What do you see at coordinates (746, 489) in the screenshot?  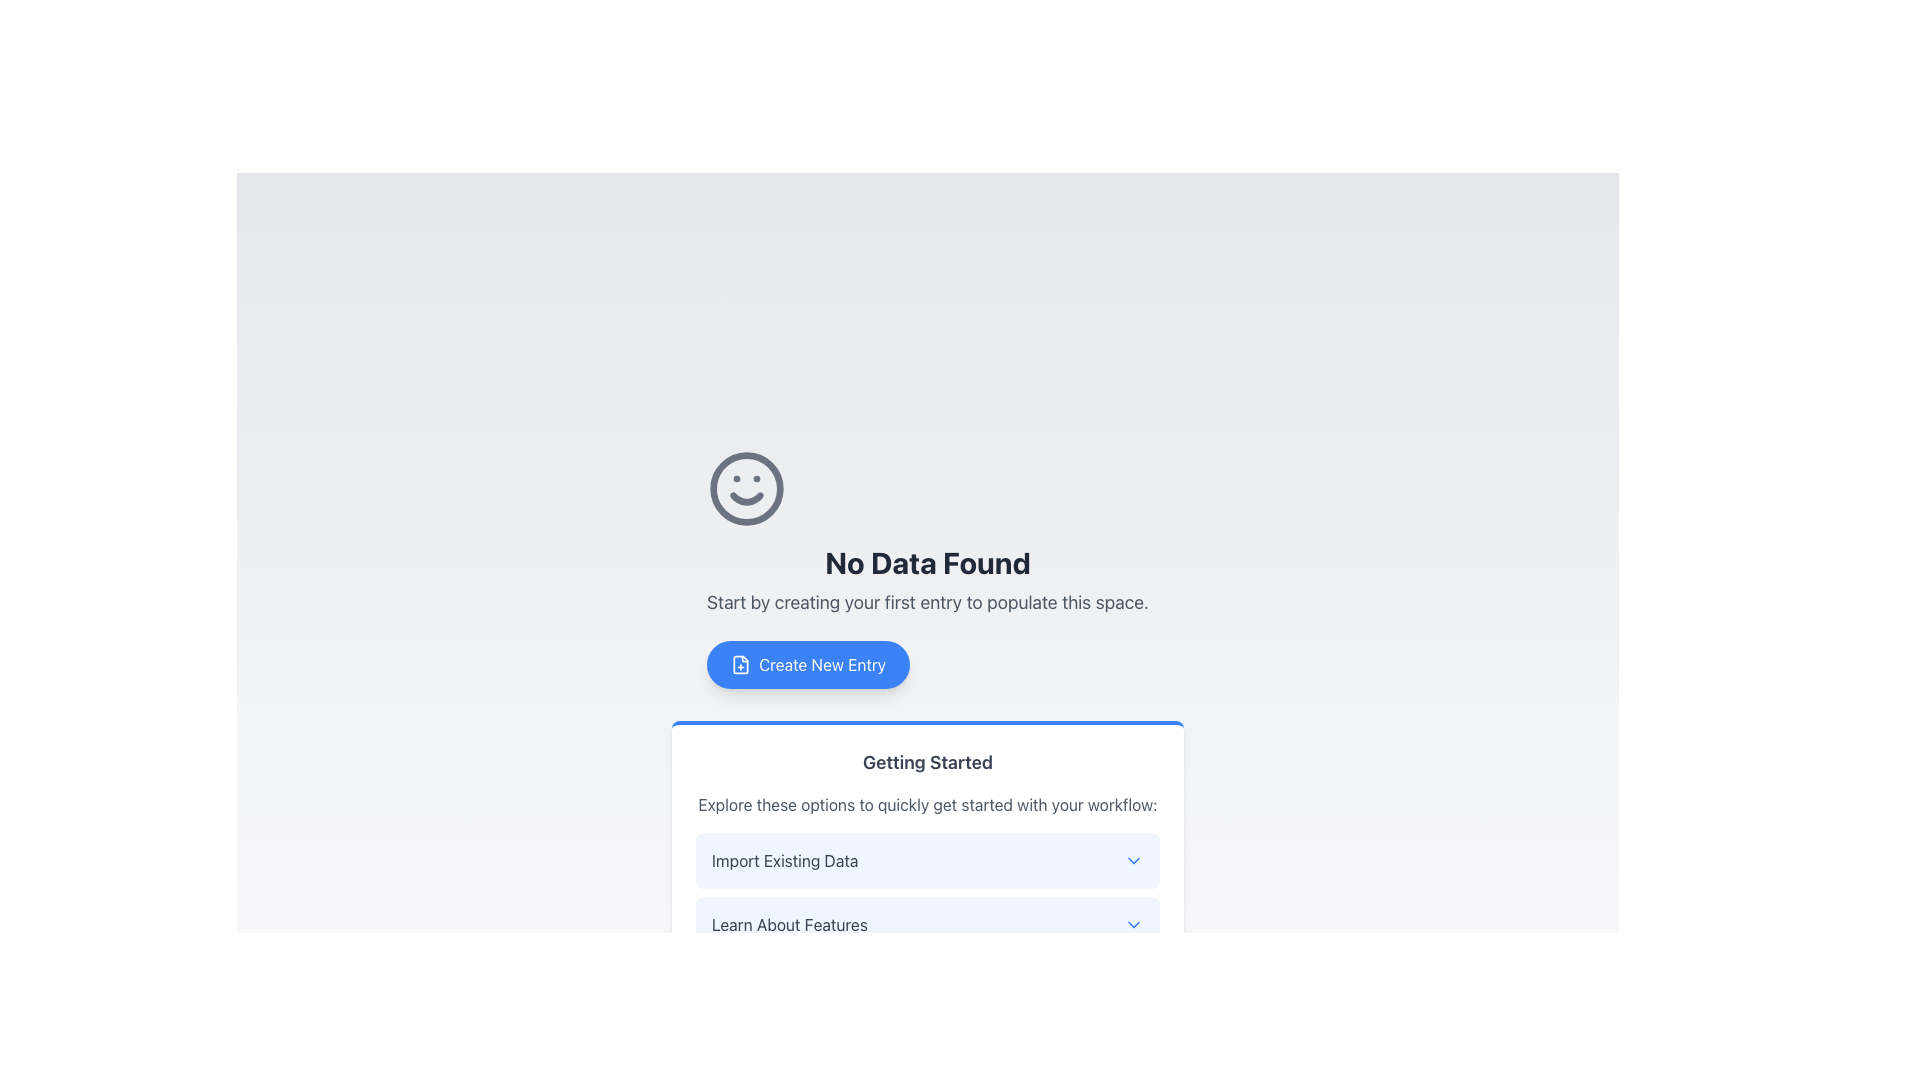 I see `the Decorative Icon, which is a smiley face icon located above the text 'No Data Found' in the message layout` at bounding box center [746, 489].